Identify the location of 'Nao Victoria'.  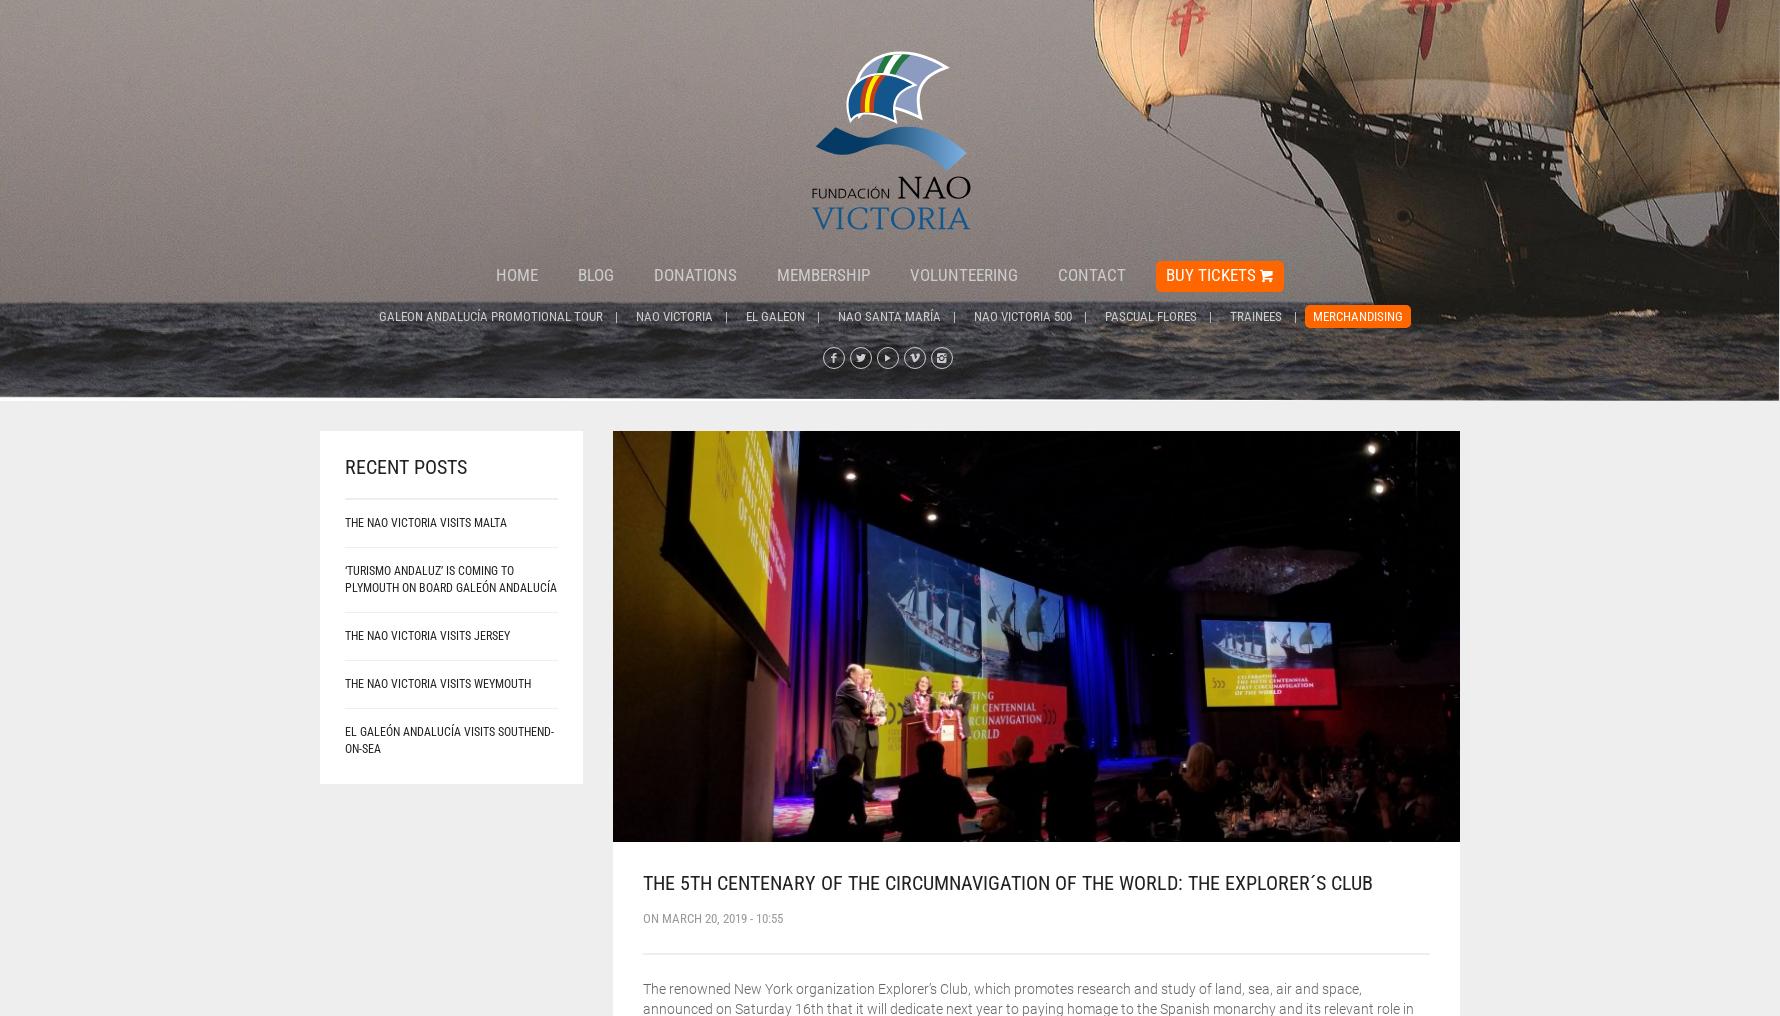
(673, 315).